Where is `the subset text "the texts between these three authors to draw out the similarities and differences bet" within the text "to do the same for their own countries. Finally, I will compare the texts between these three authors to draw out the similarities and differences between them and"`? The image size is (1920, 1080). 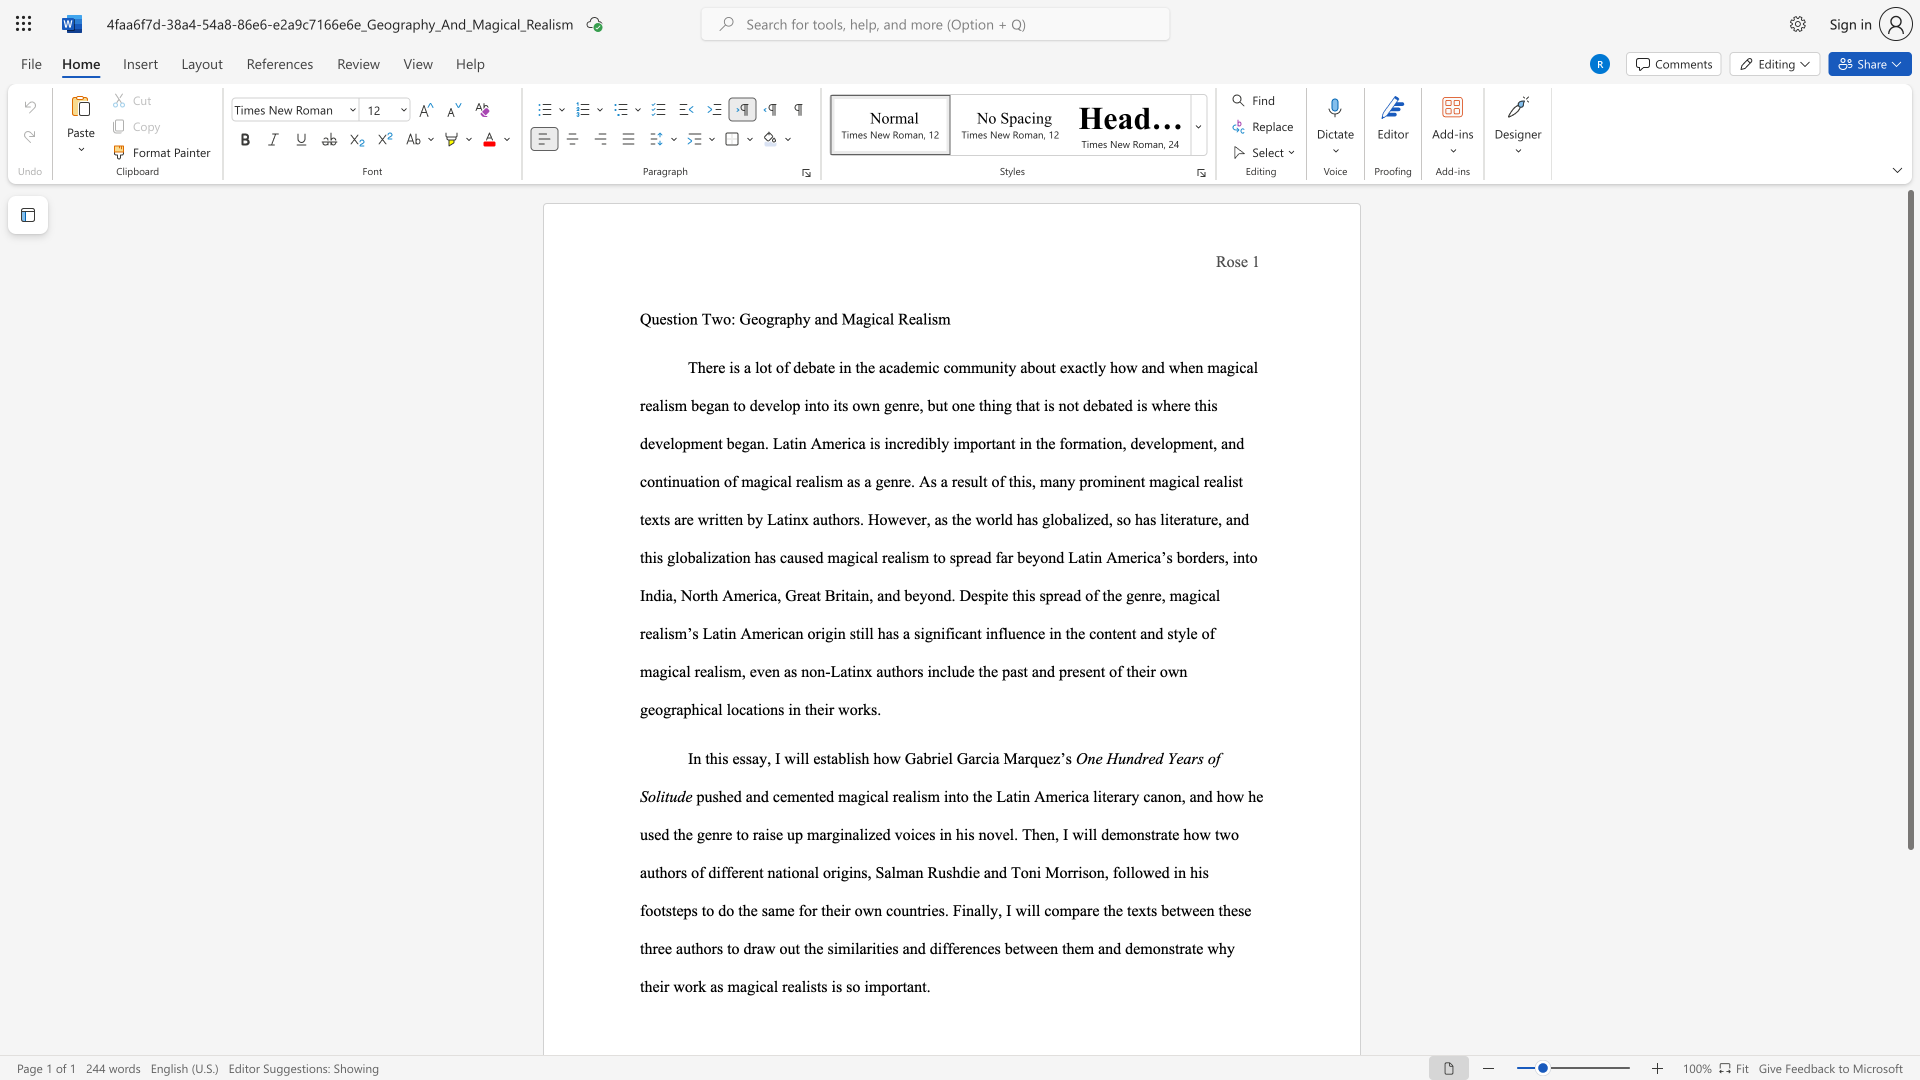
the subset text "the texts between these three authors to draw out the similarities and differences bet" within the text "to do the same for their own countries. Finally, I will compare the texts between these three authors to draw out the similarities and differences between them and" is located at coordinates (1102, 910).